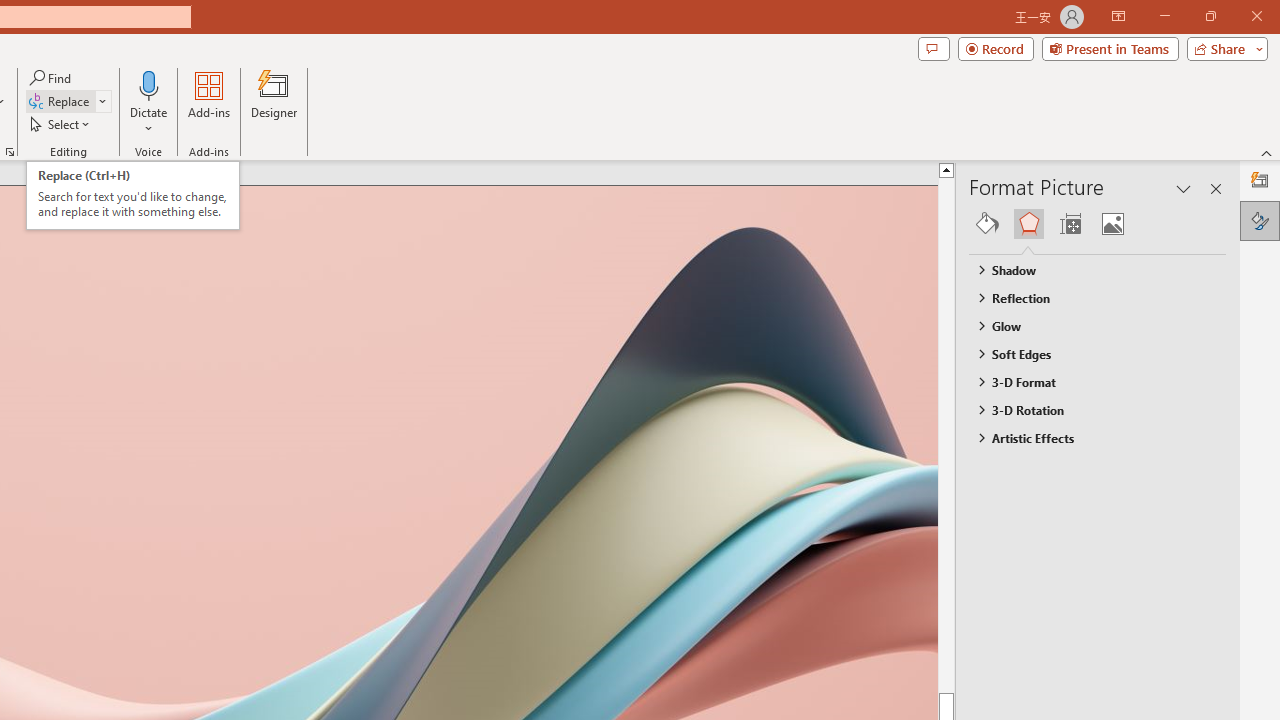  I want to click on 'Collapse the Ribbon', so click(1266, 152).